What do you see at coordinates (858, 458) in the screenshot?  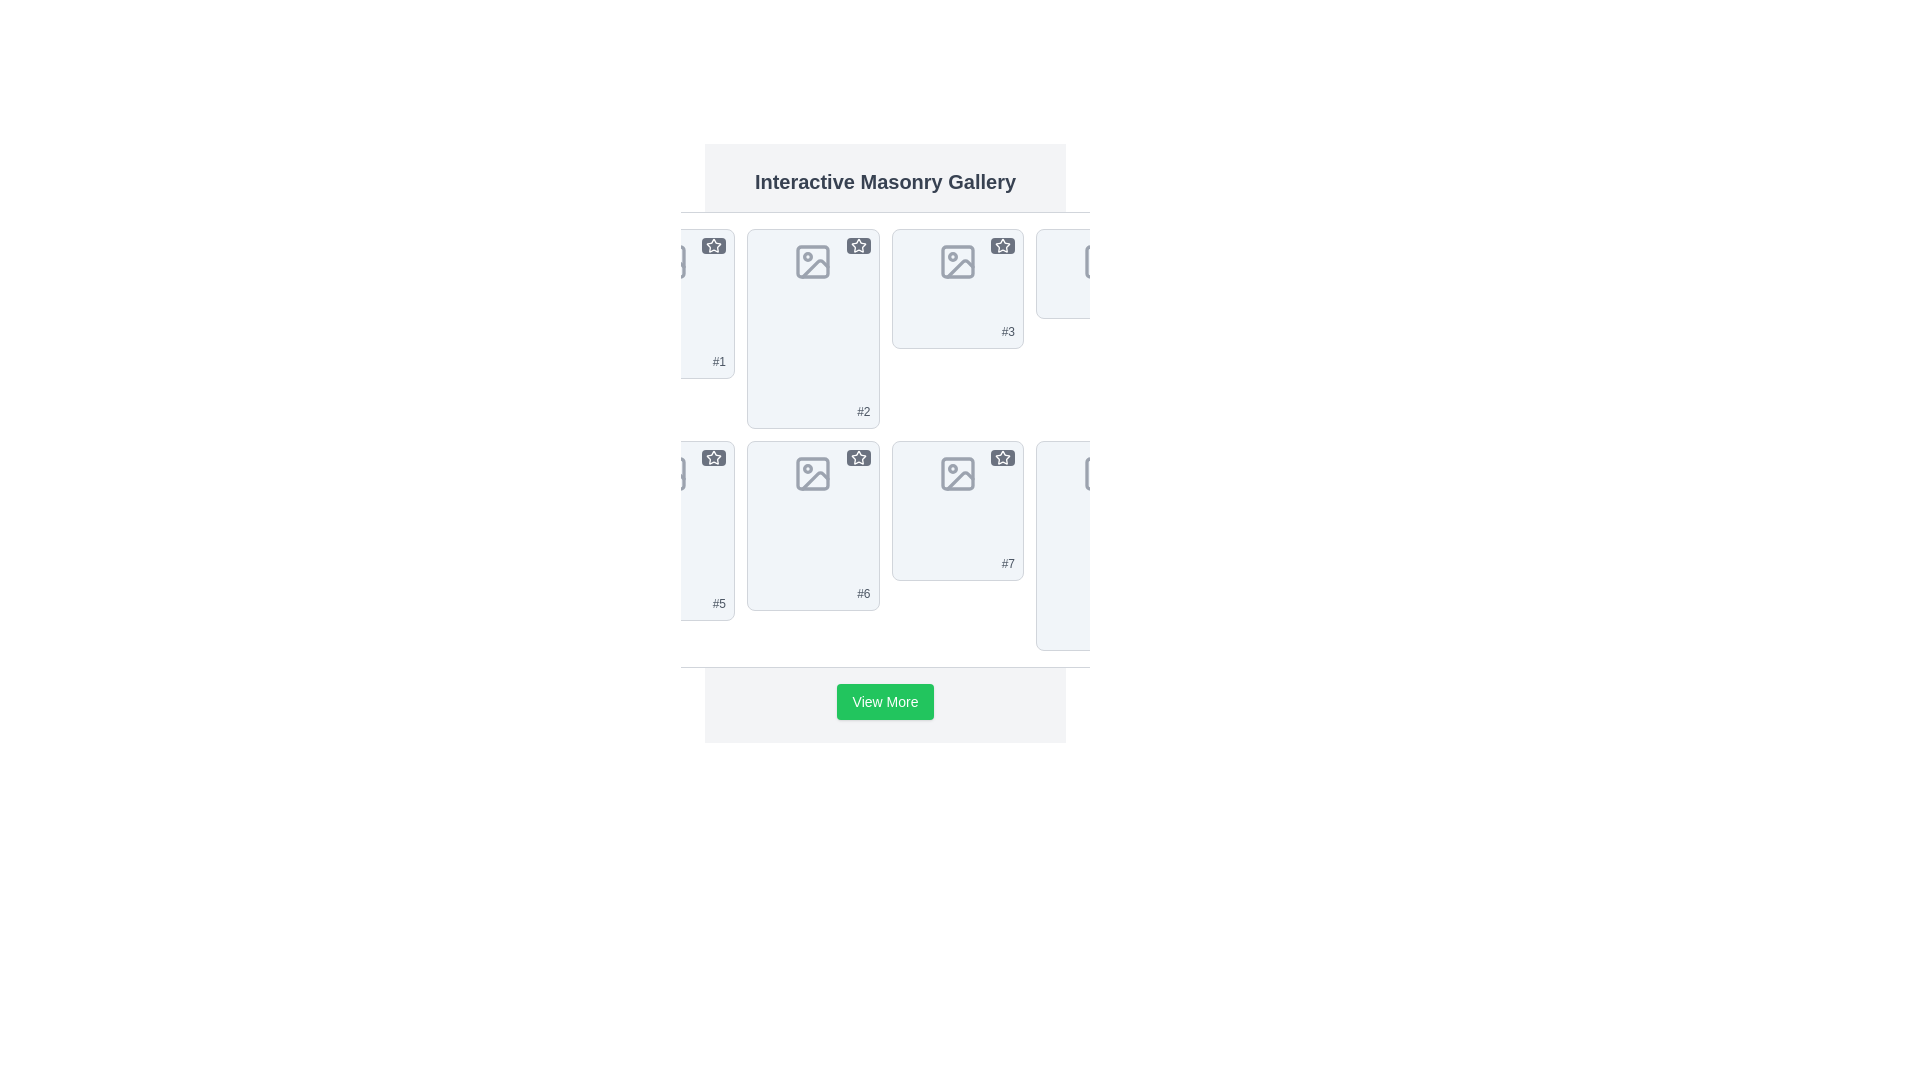 I see `the 'favorite' icon located in the top-right corner of the sixth item in the grid` at bounding box center [858, 458].